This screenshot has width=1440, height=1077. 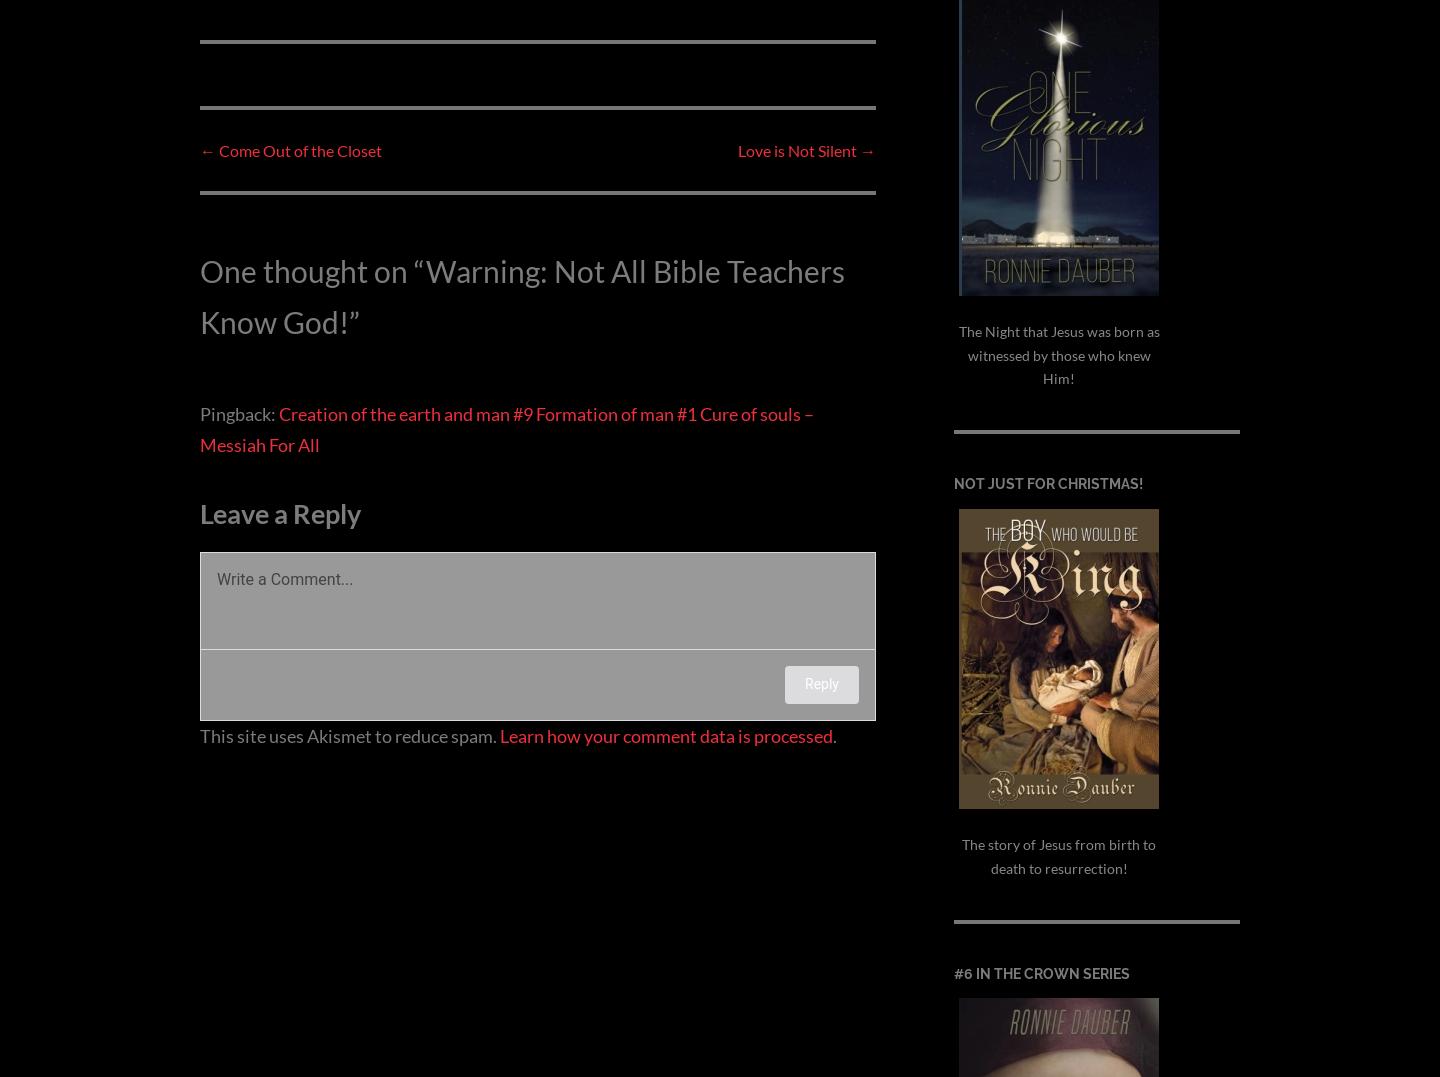 I want to click on 'Leave a Reply', so click(x=279, y=511).